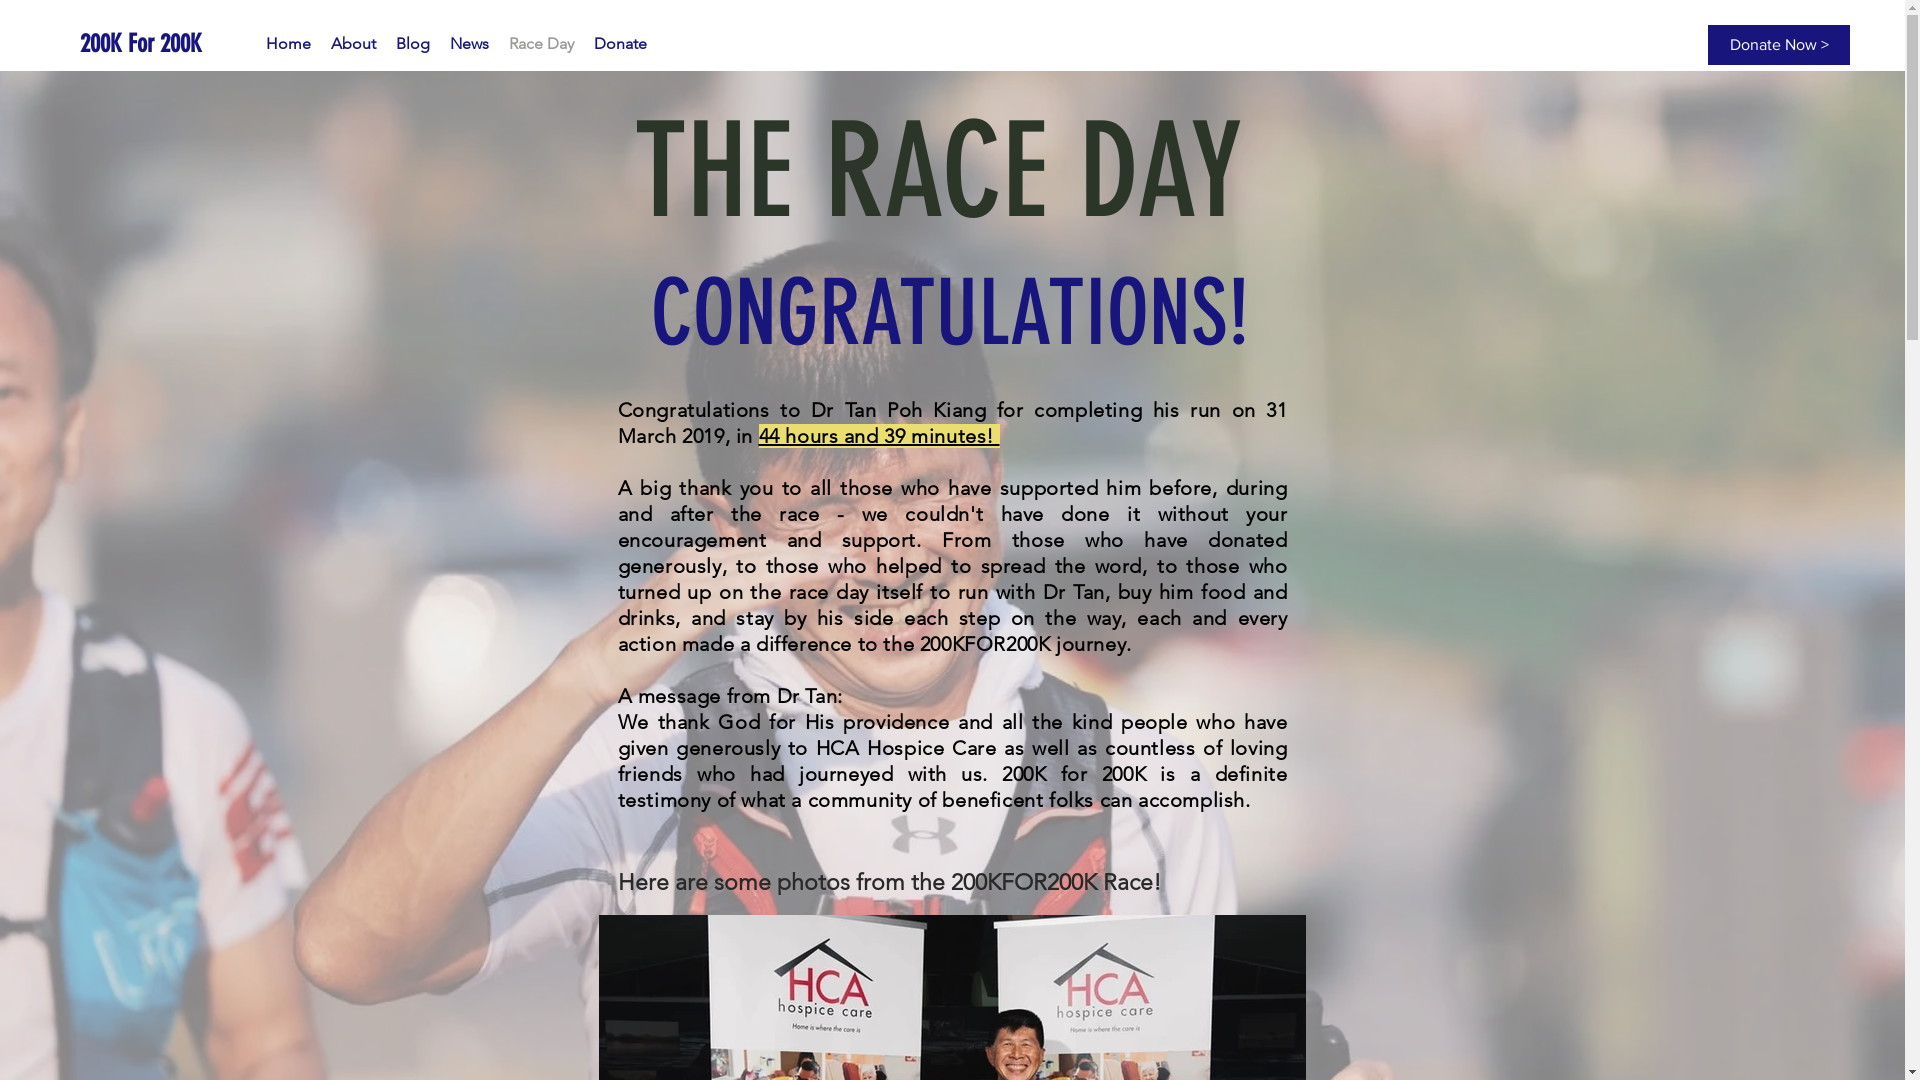 This screenshot has height=1080, width=1920. What do you see at coordinates (80, 43) in the screenshot?
I see `'200K For 200K'` at bounding box center [80, 43].